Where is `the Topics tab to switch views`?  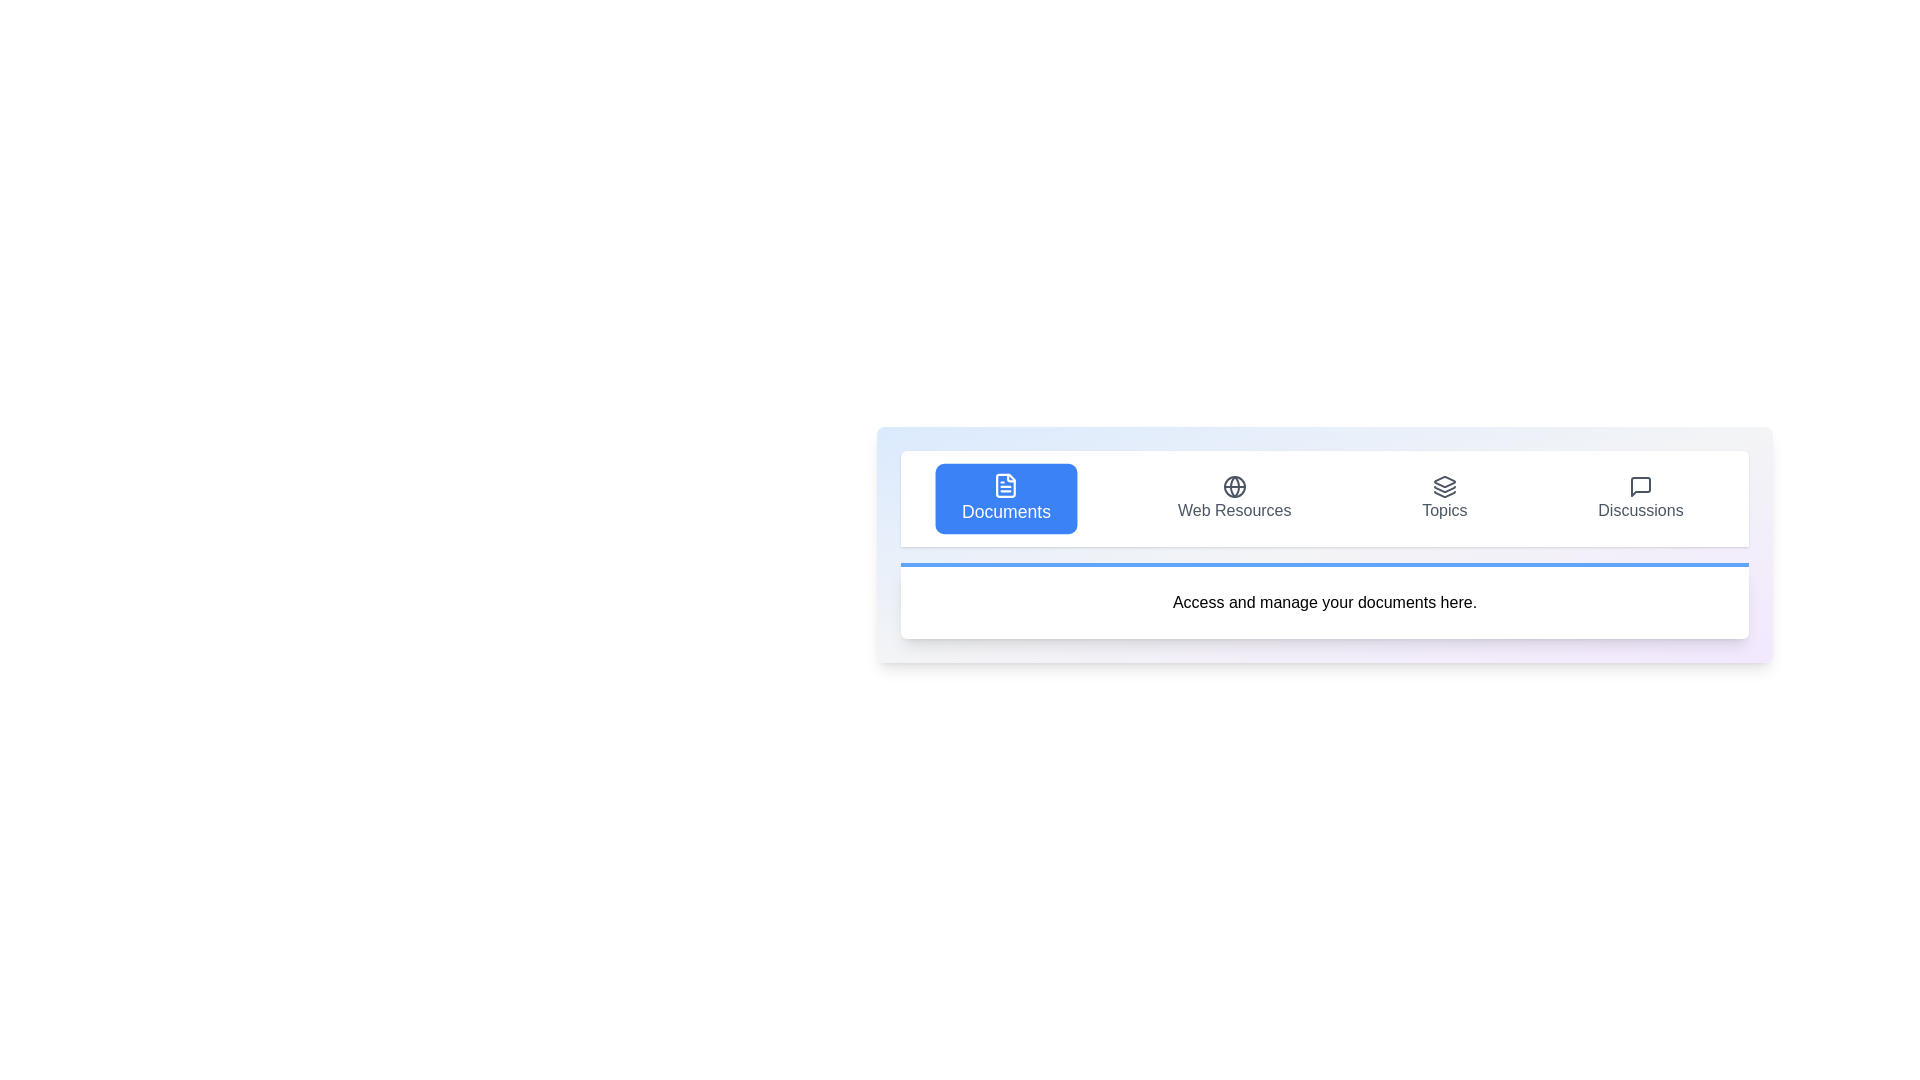
the Topics tab to switch views is located at coordinates (1444, 497).